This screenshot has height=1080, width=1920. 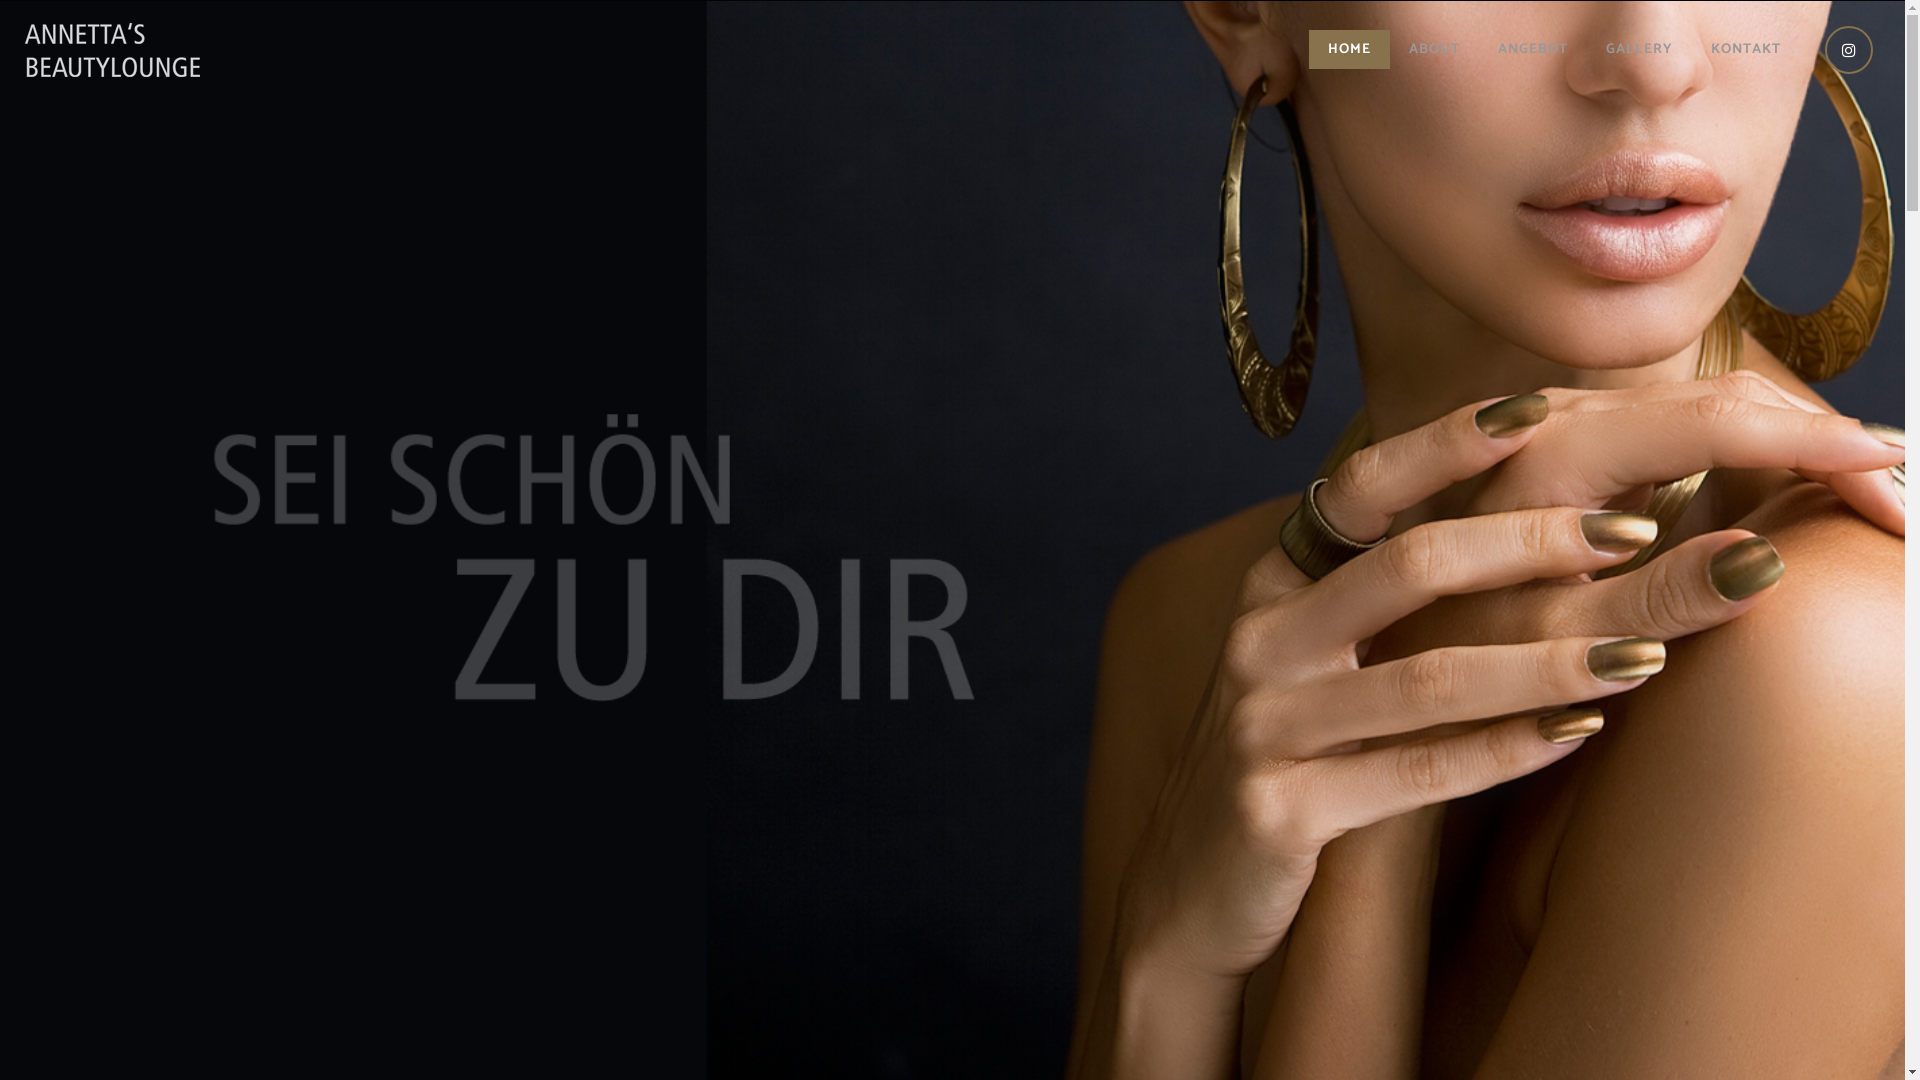 What do you see at coordinates (1531, 49) in the screenshot?
I see `'ANGEBOT'` at bounding box center [1531, 49].